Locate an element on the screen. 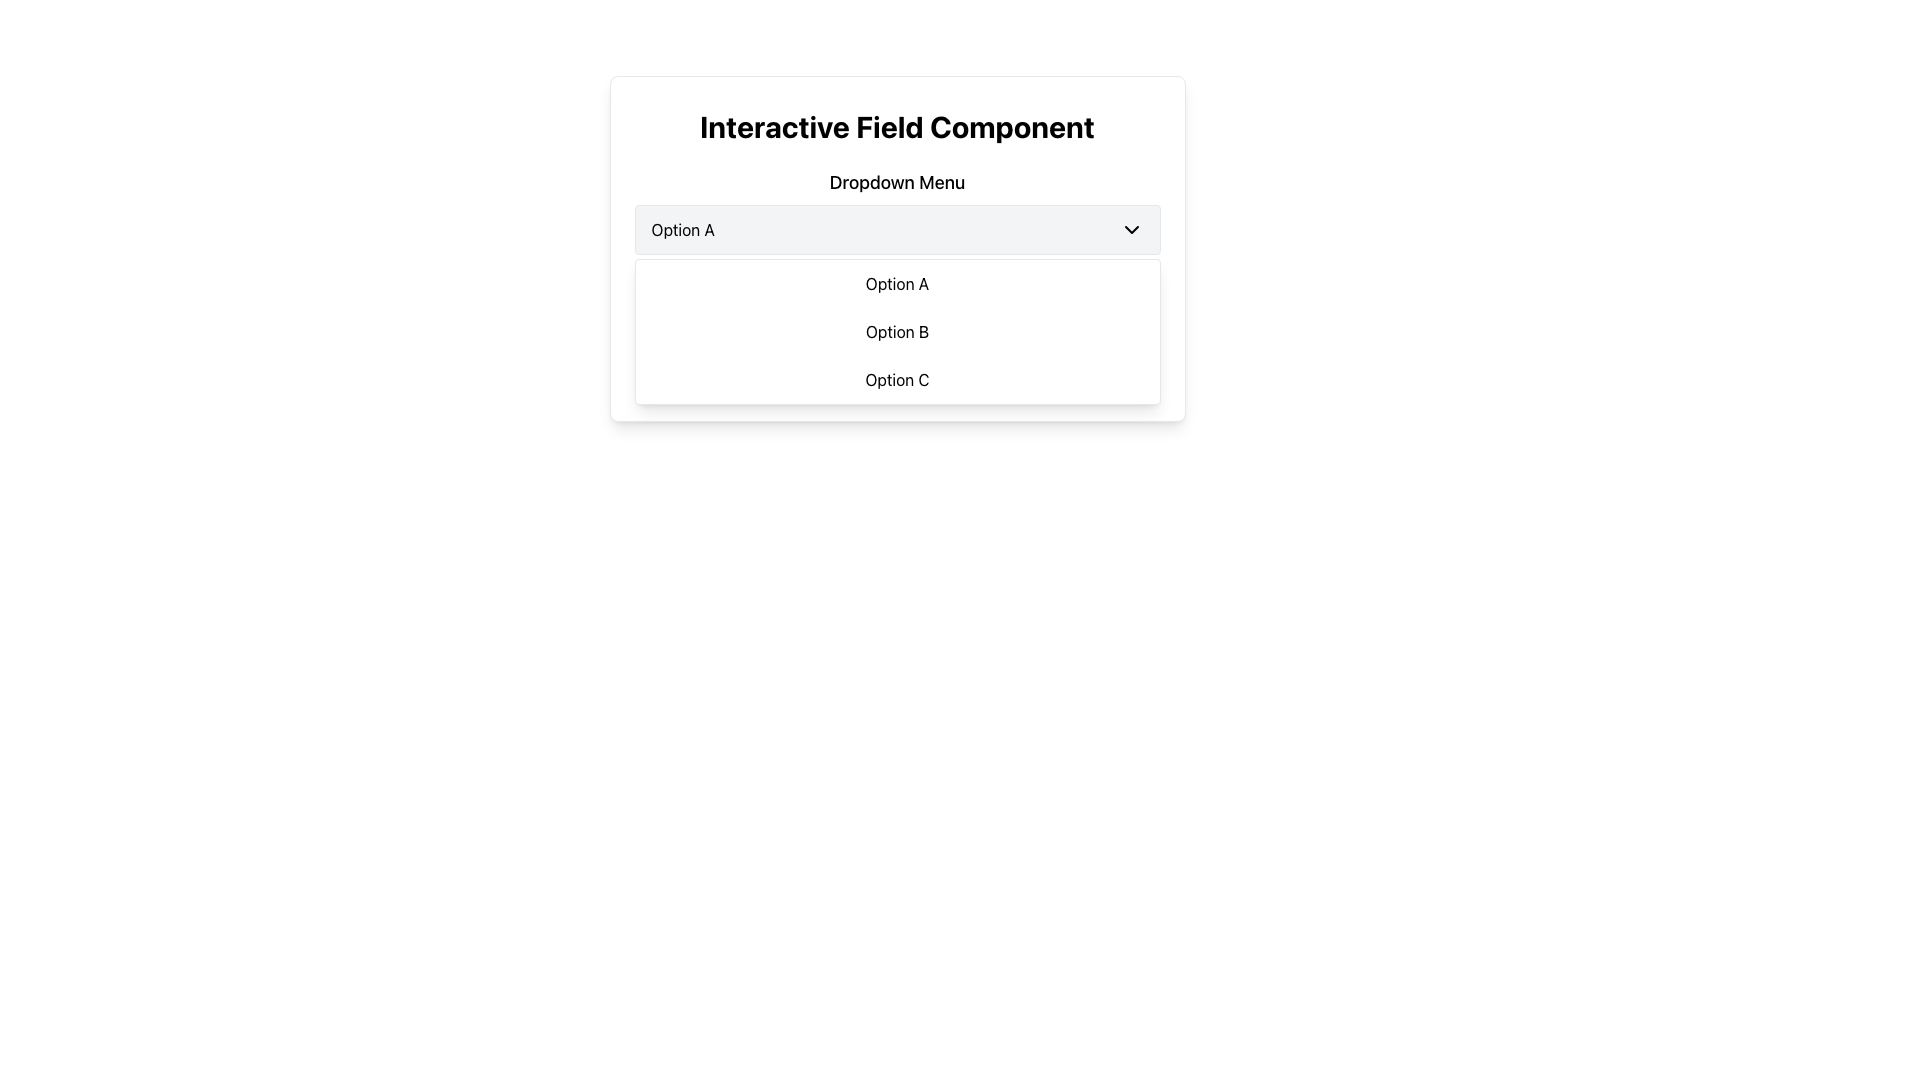  the button is located at coordinates (896, 380).